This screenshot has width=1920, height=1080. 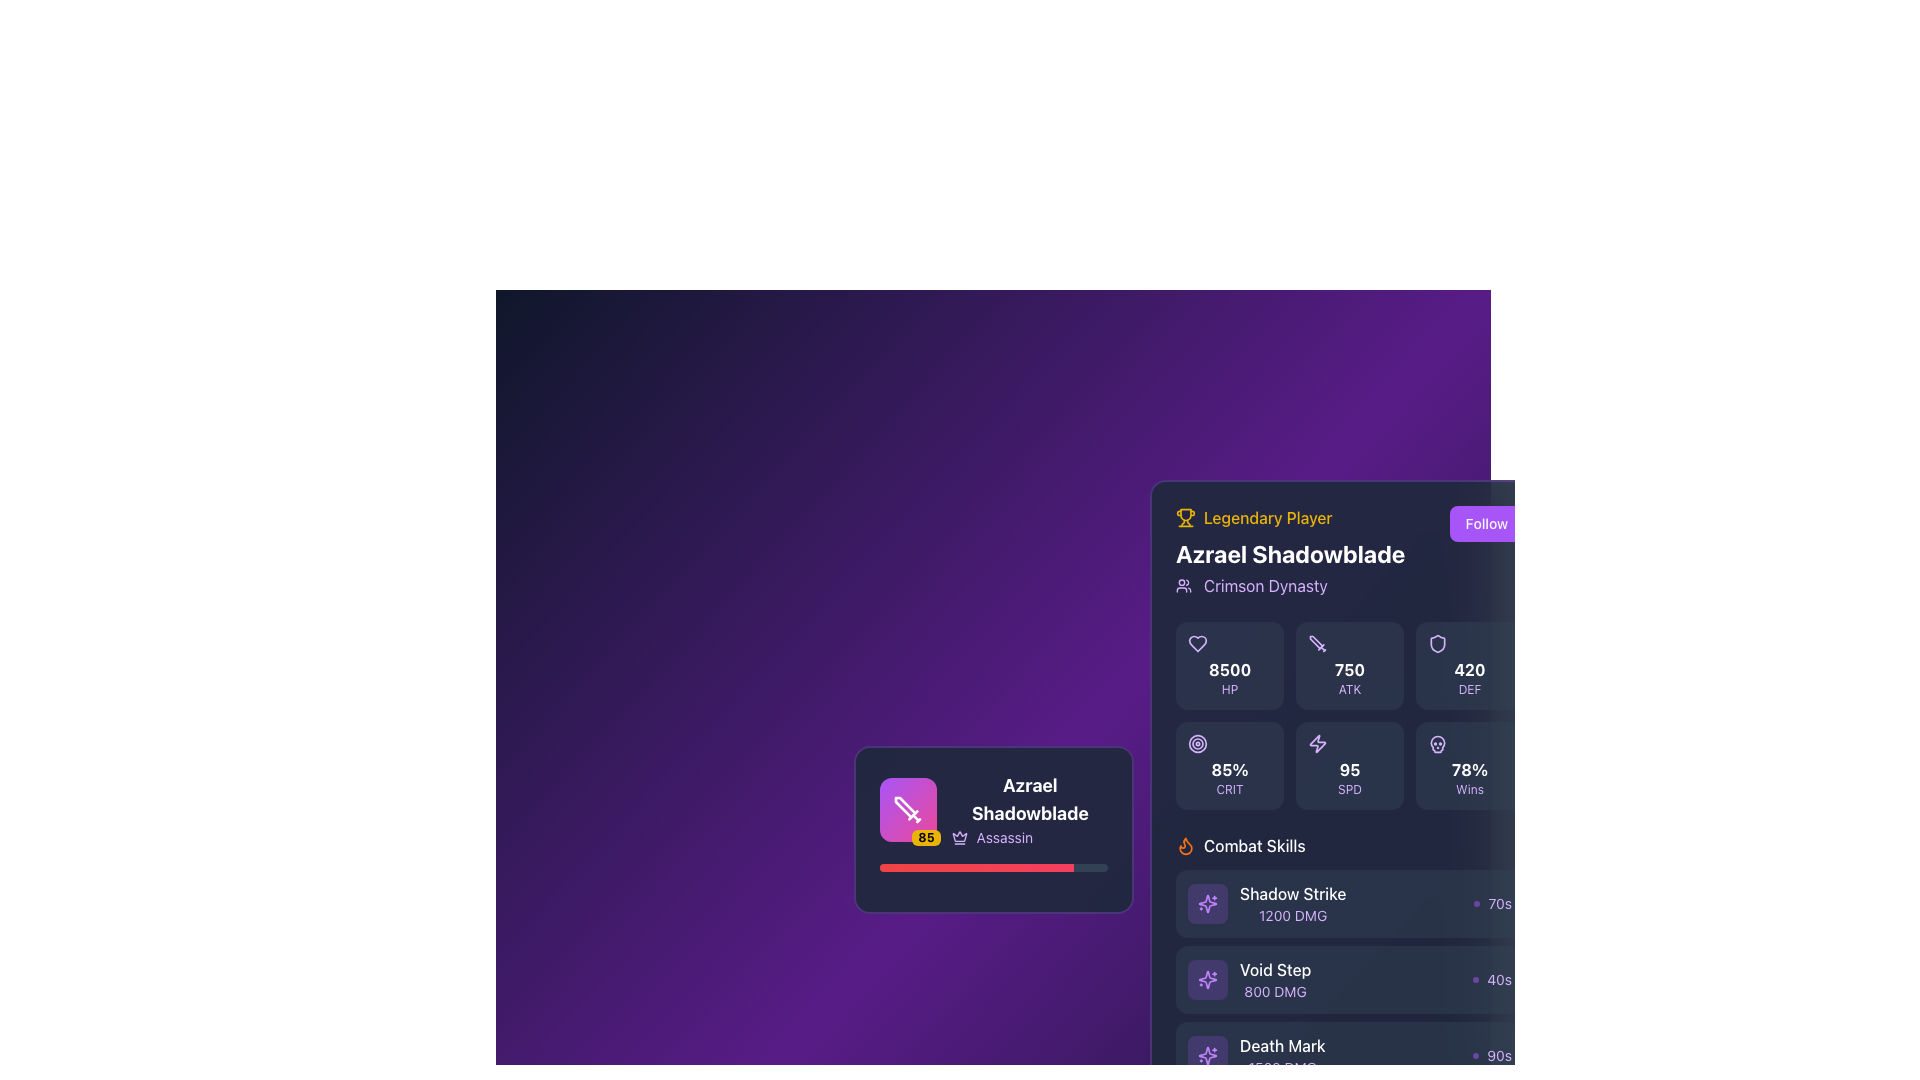 I want to click on the Text Label that describes the relevance of '85%' for the 'CRIT' metric, located in the second row, first column of the stats grid, so click(x=1228, y=789).